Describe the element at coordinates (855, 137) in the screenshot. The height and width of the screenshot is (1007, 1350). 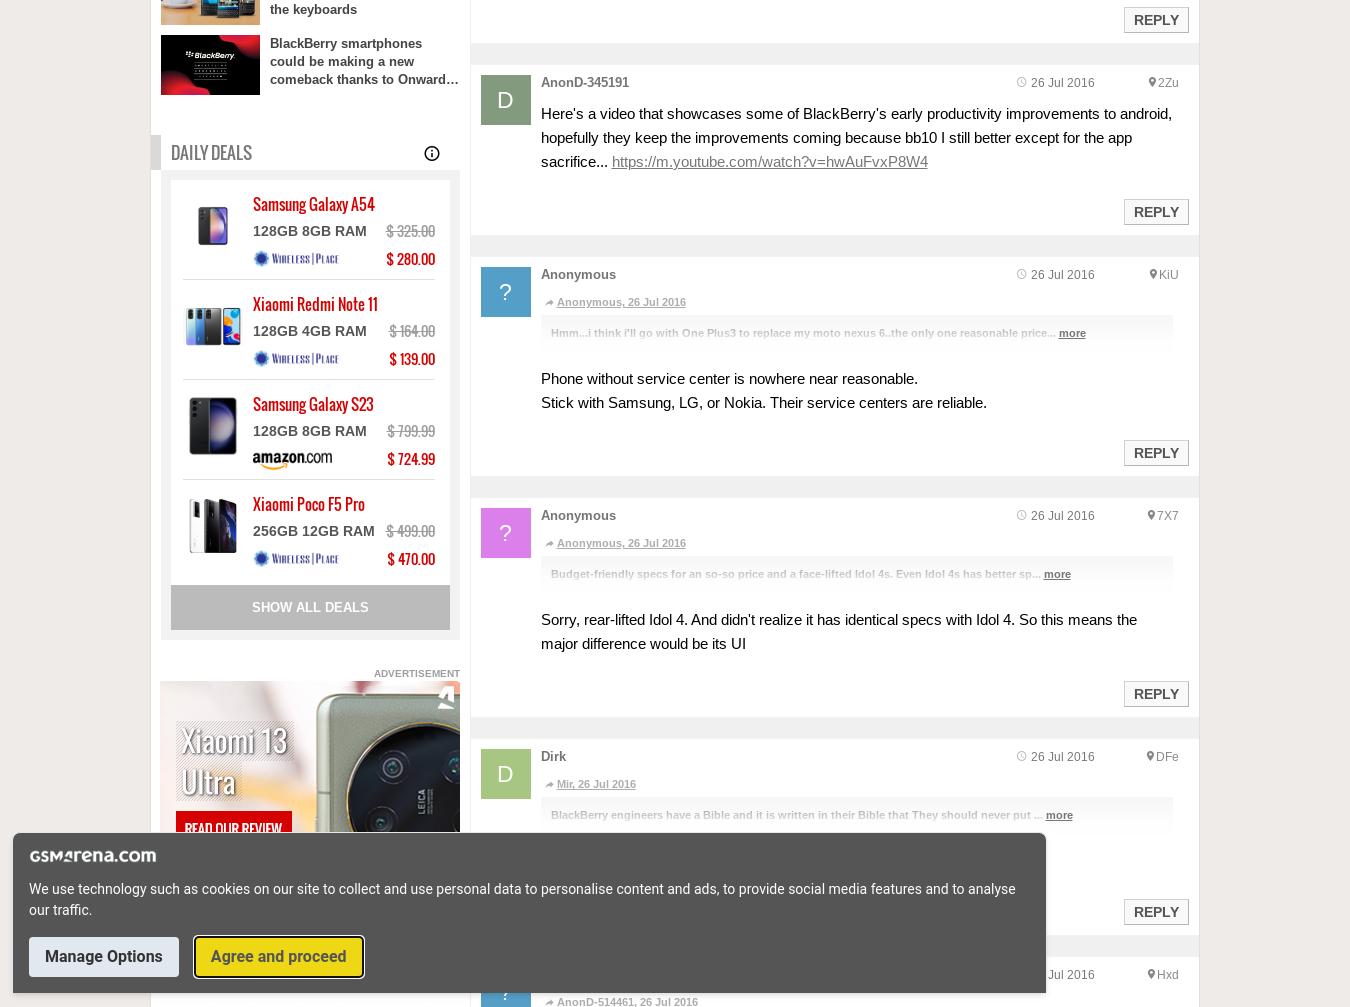
I see `'Here's a video that showcases some of BlackBerry's early productivity improvements to android, hopefully they keep the improvements coming because bb10 I still better except for the app sacrifice...'` at that location.